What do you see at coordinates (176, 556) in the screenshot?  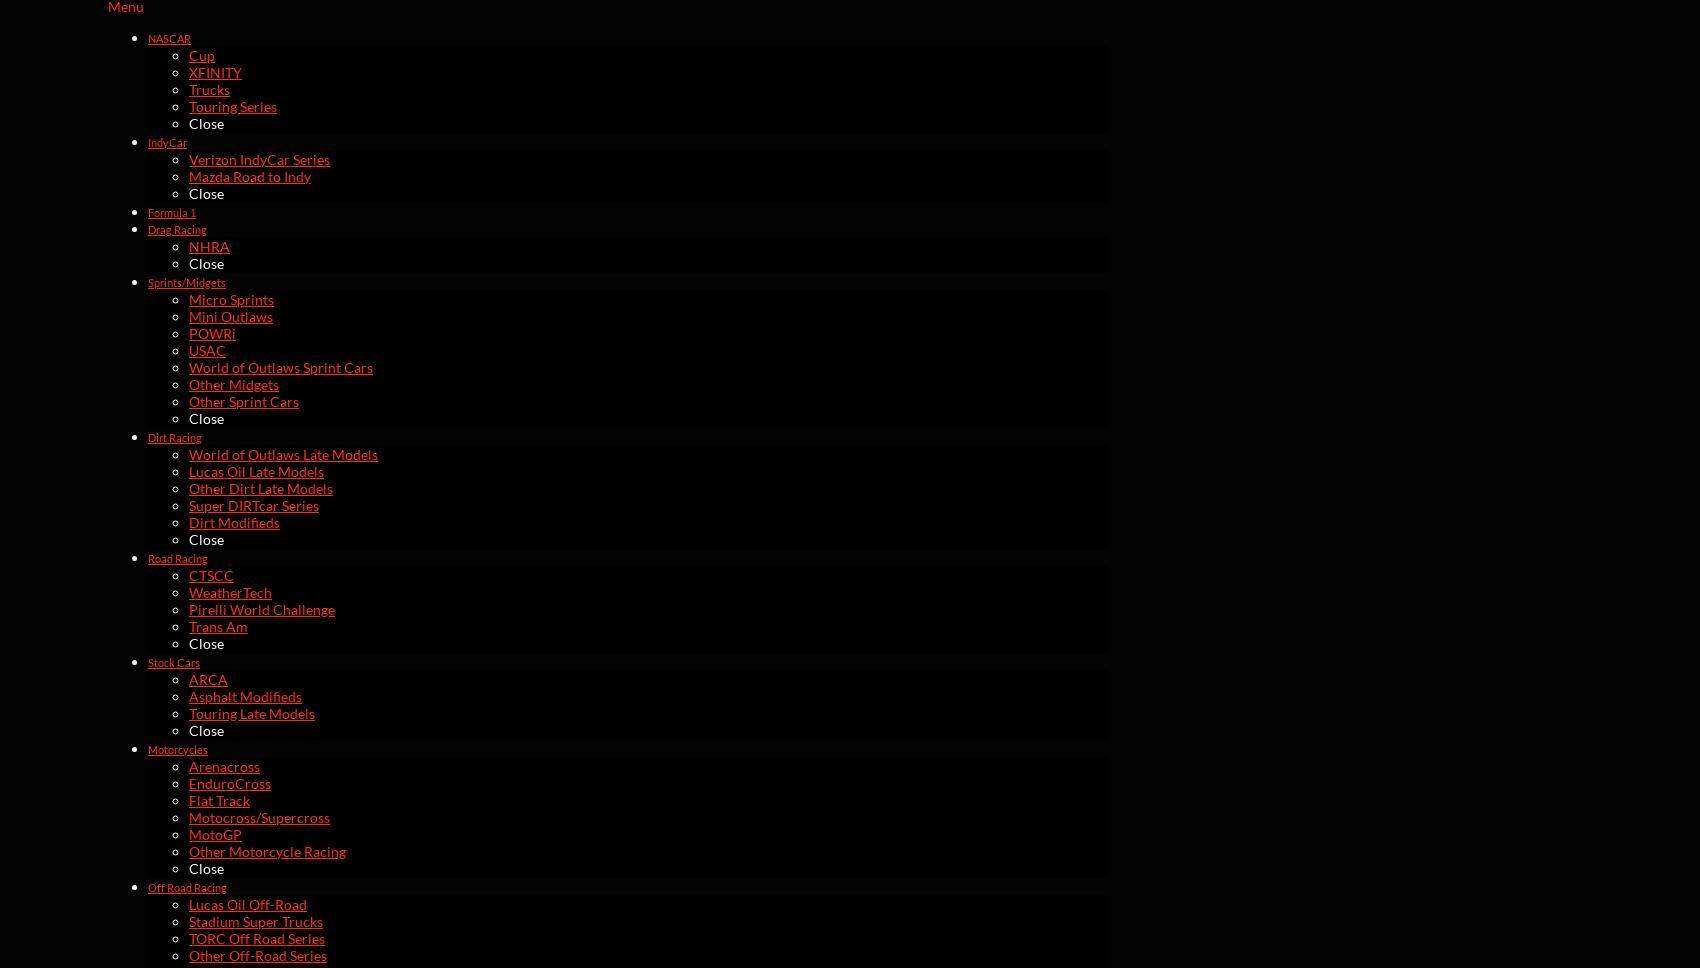 I see `'Road Racing'` at bounding box center [176, 556].